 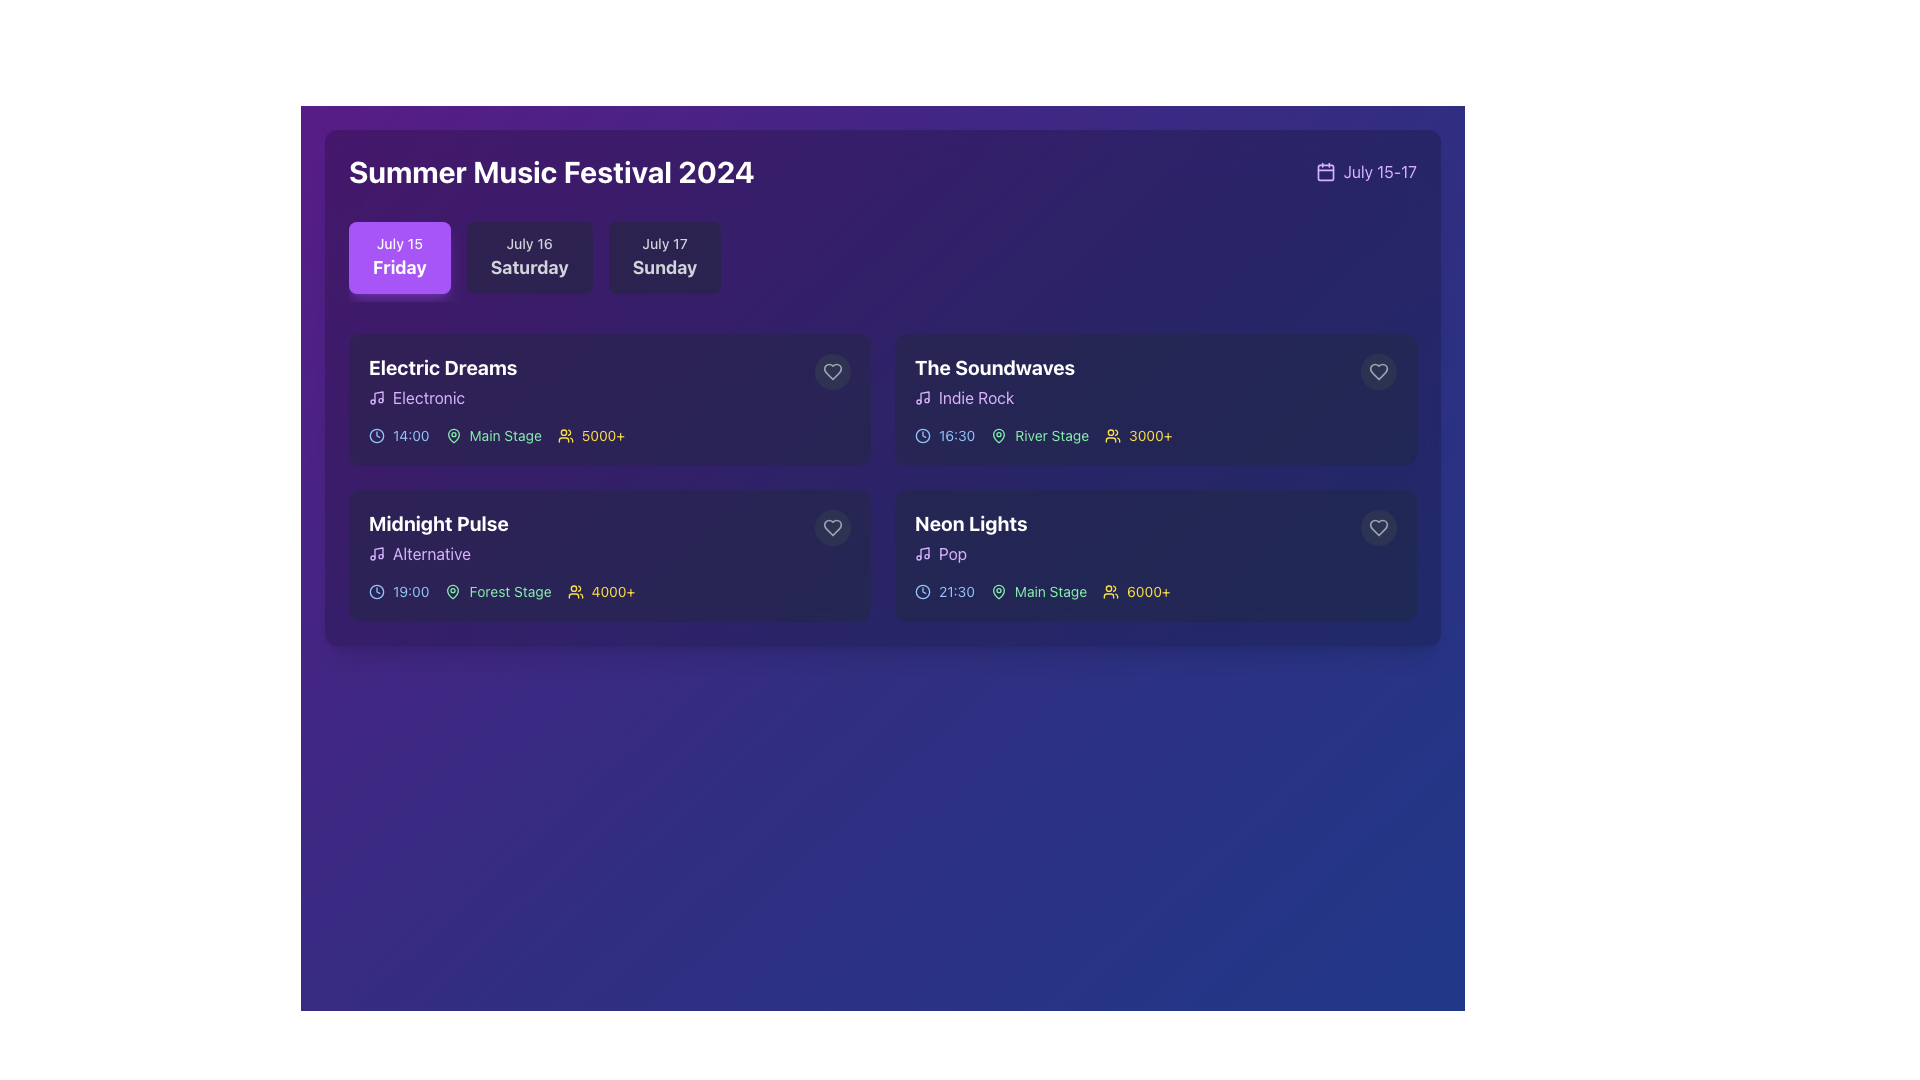 I want to click on the SVG circle representing the rim of the clock icon located in the top right corner of the event card, so click(x=921, y=434).